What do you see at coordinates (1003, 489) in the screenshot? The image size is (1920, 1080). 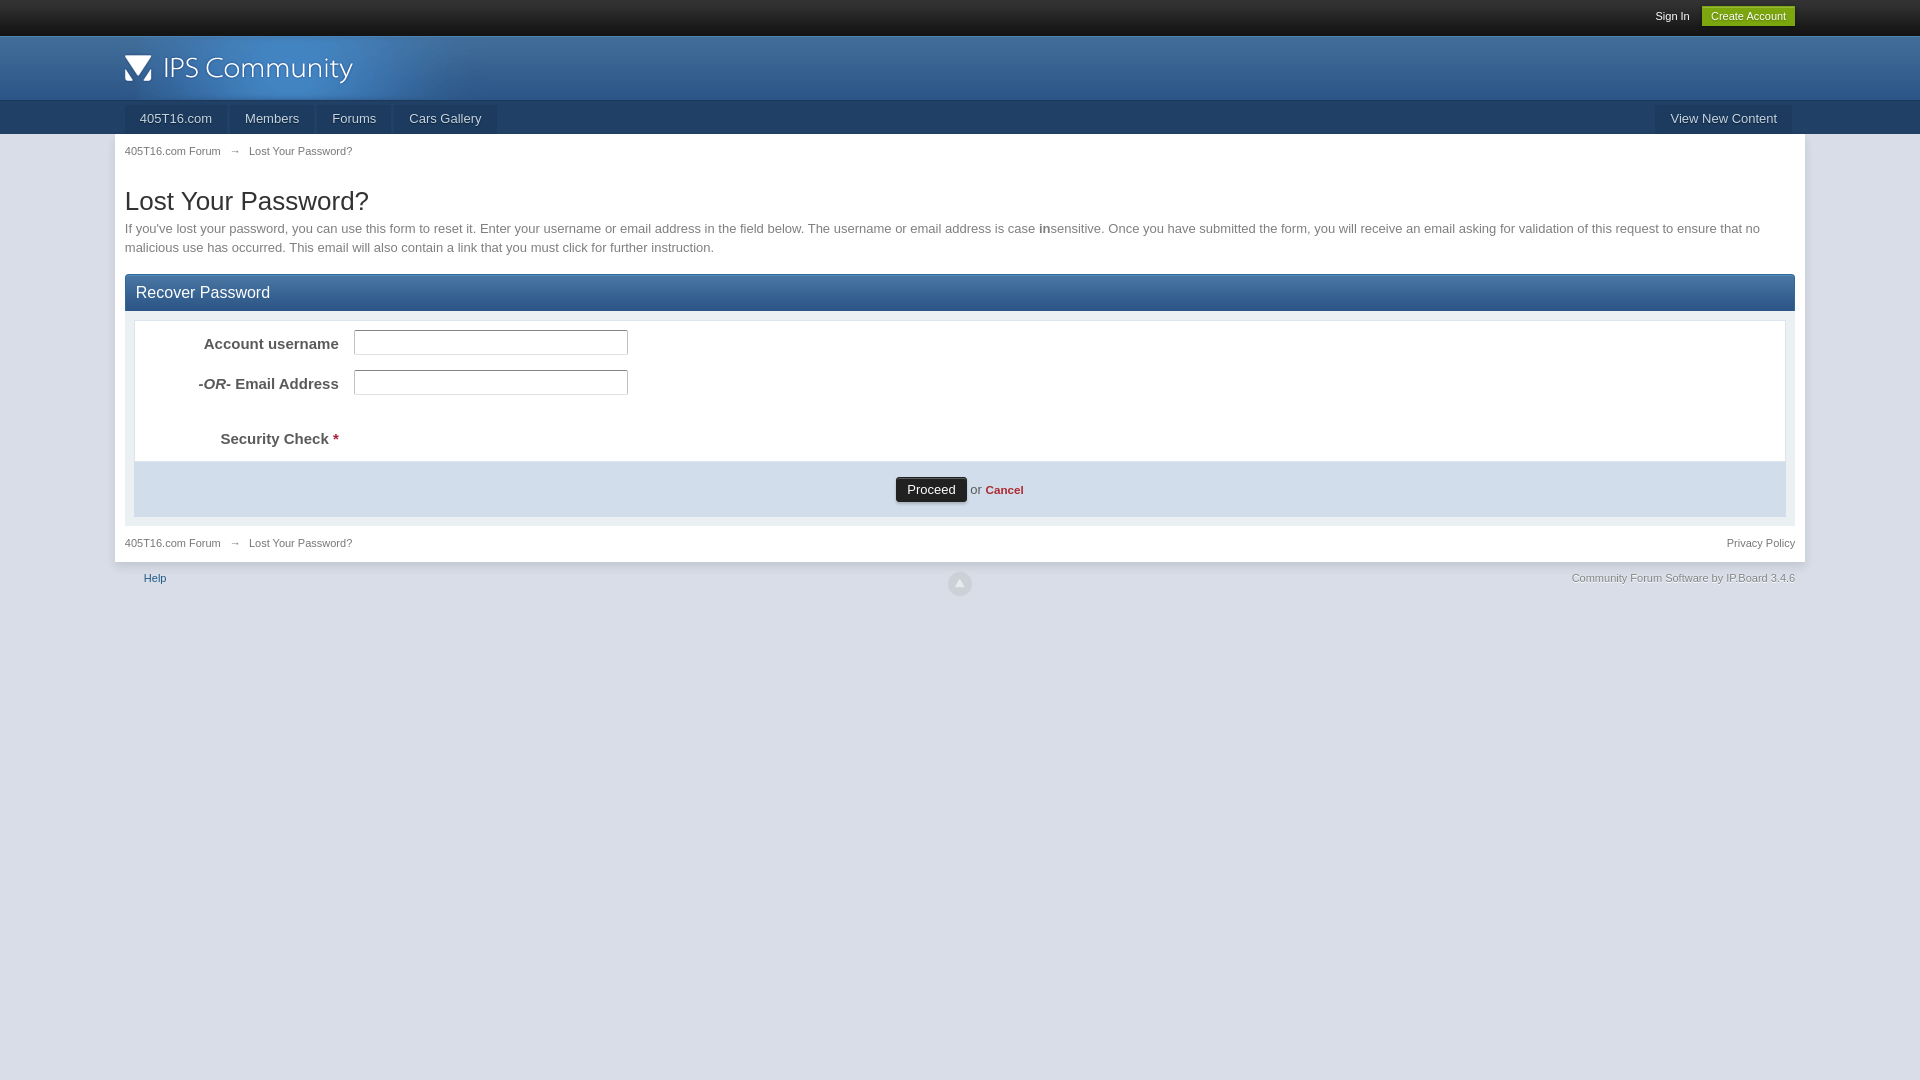 I see `'Cancel'` at bounding box center [1003, 489].